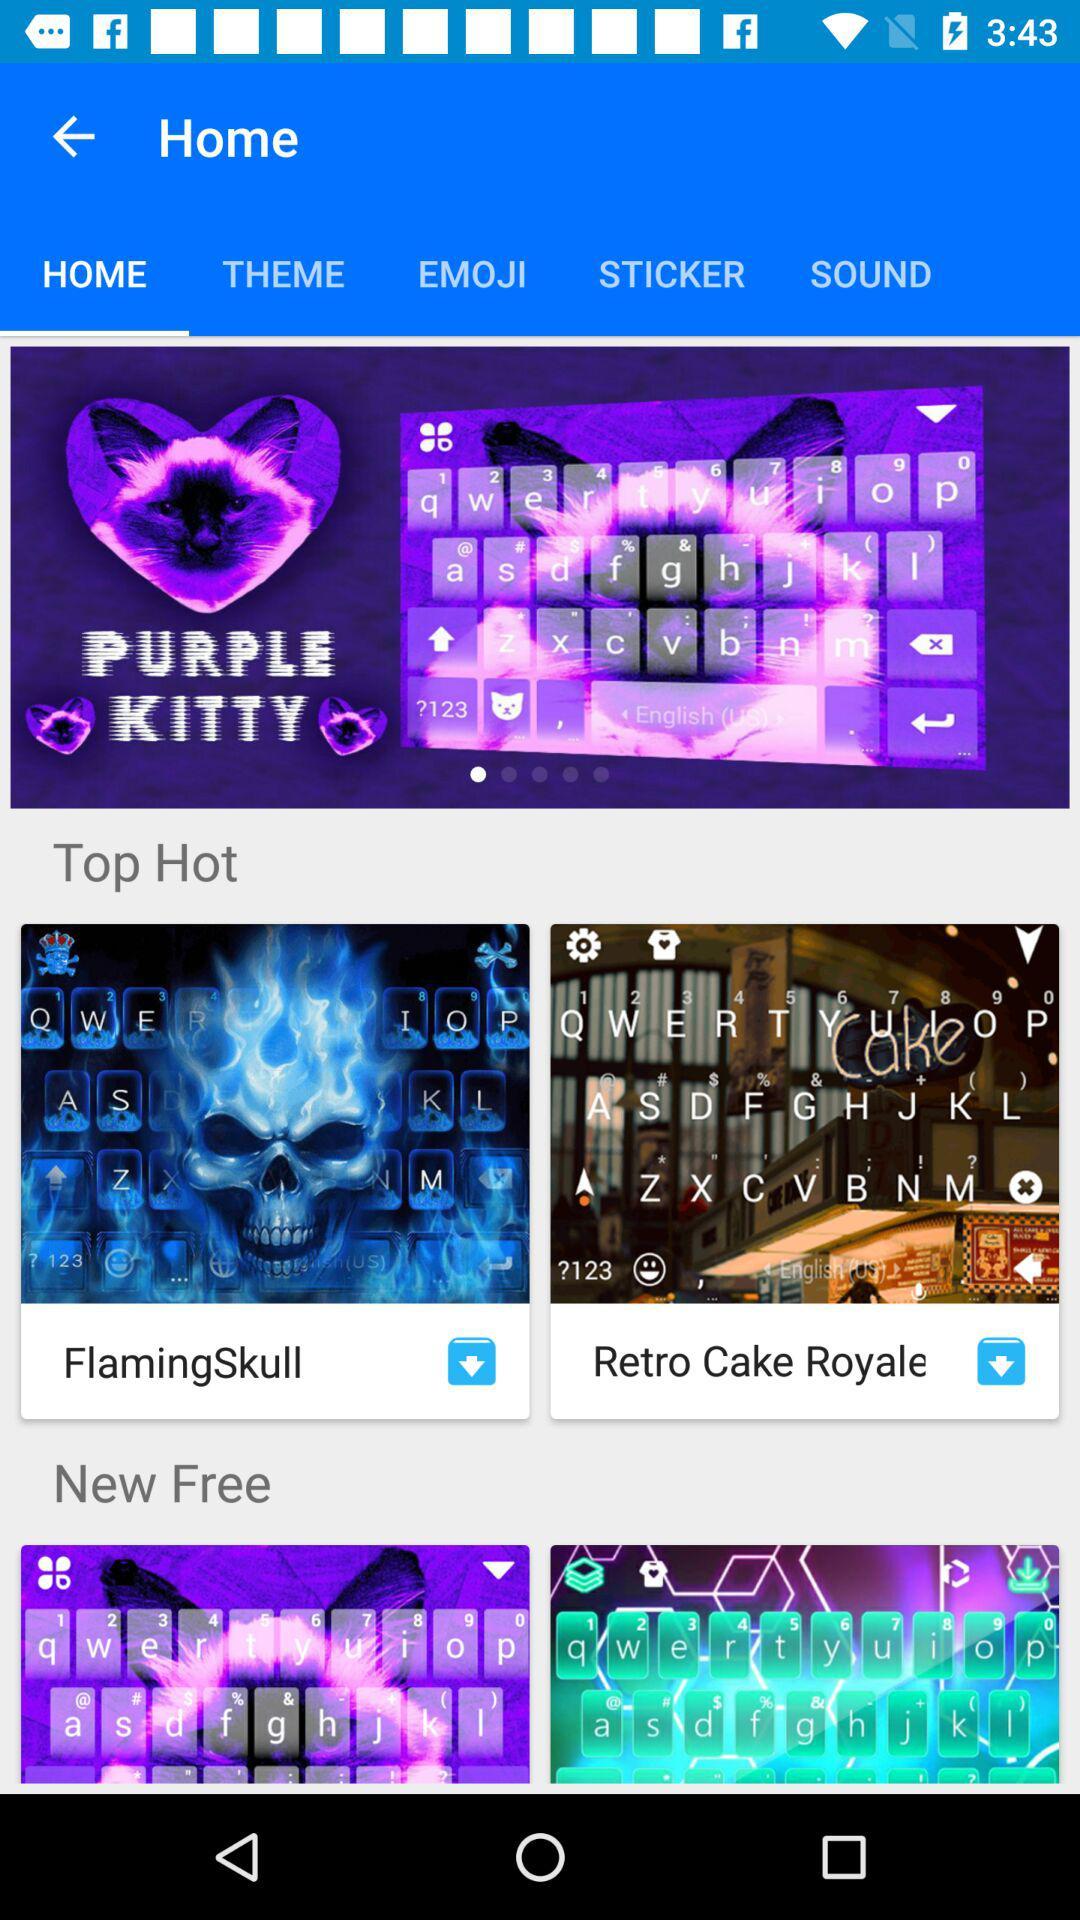 This screenshot has height=1920, width=1080. Describe the element at coordinates (72, 135) in the screenshot. I see `go back` at that location.